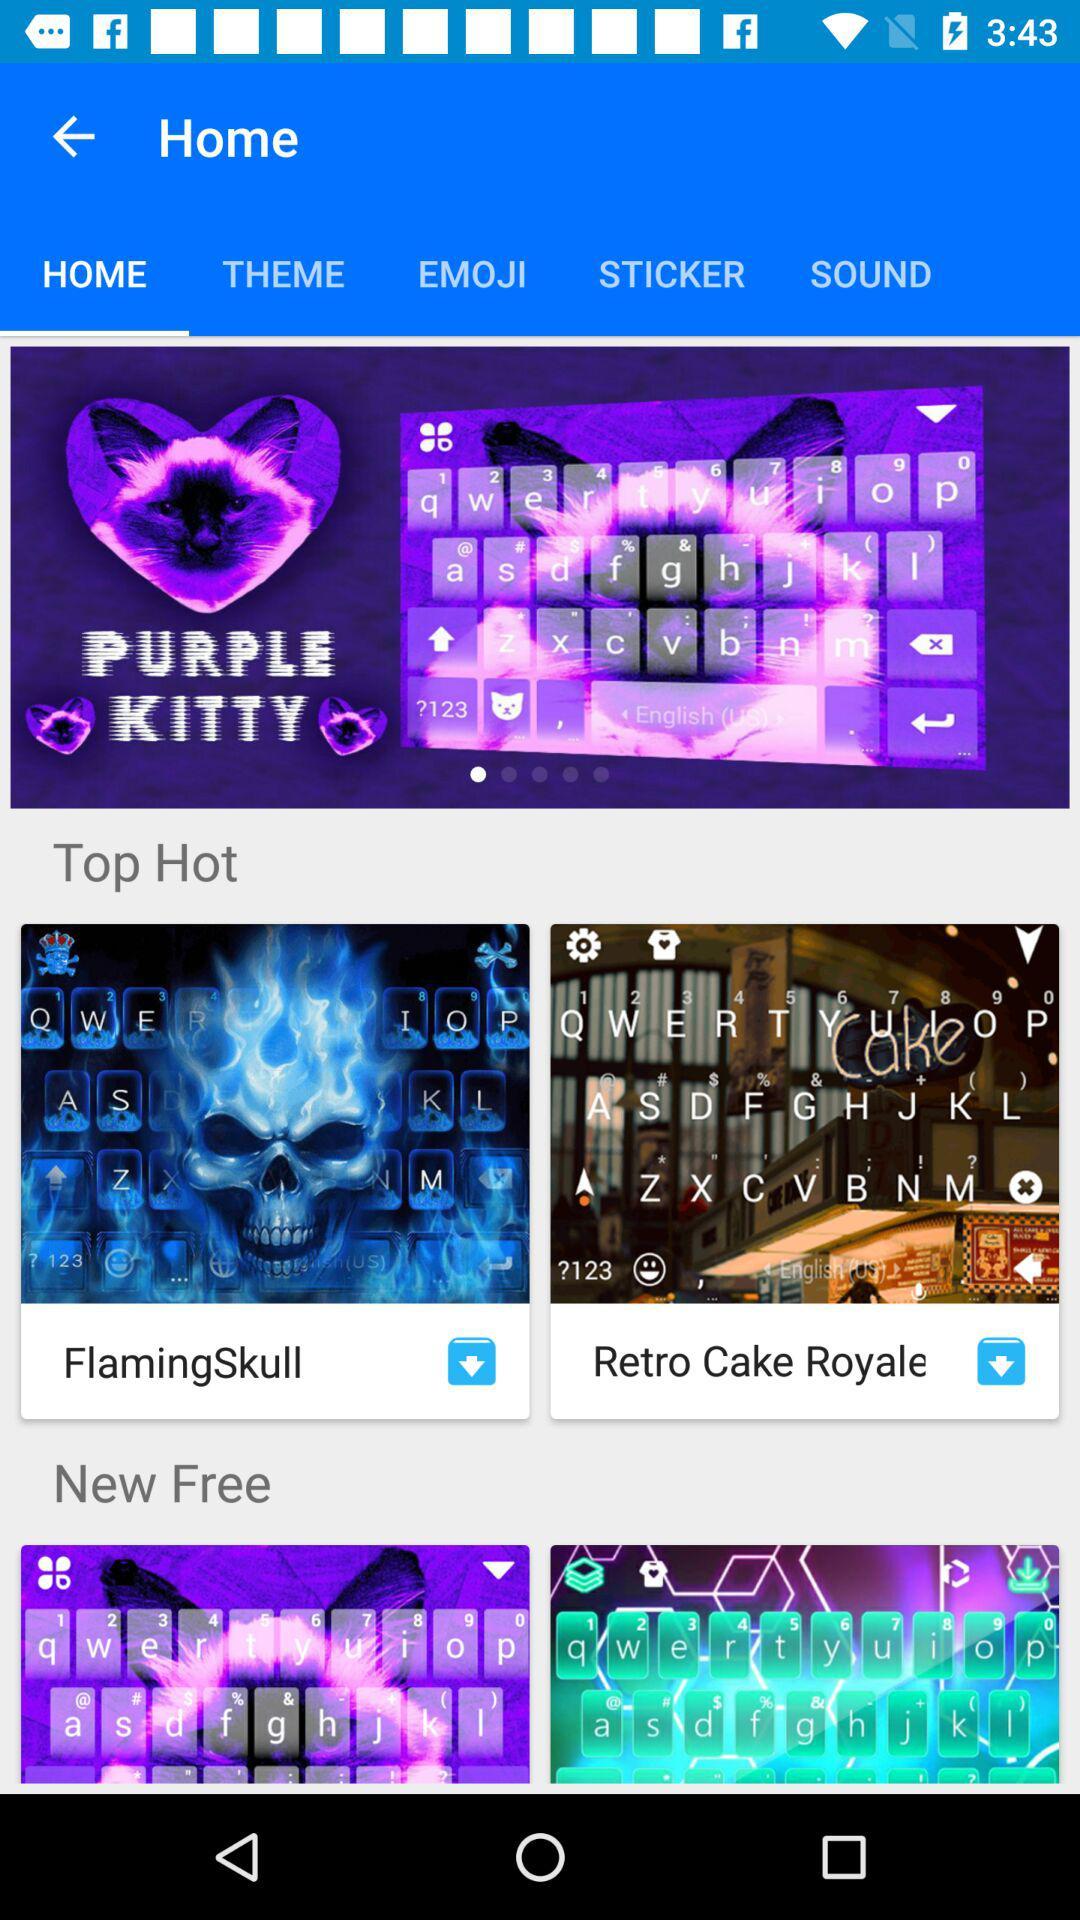 This screenshot has height=1920, width=1080. Describe the element at coordinates (72, 135) in the screenshot. I see `go back` at that location.